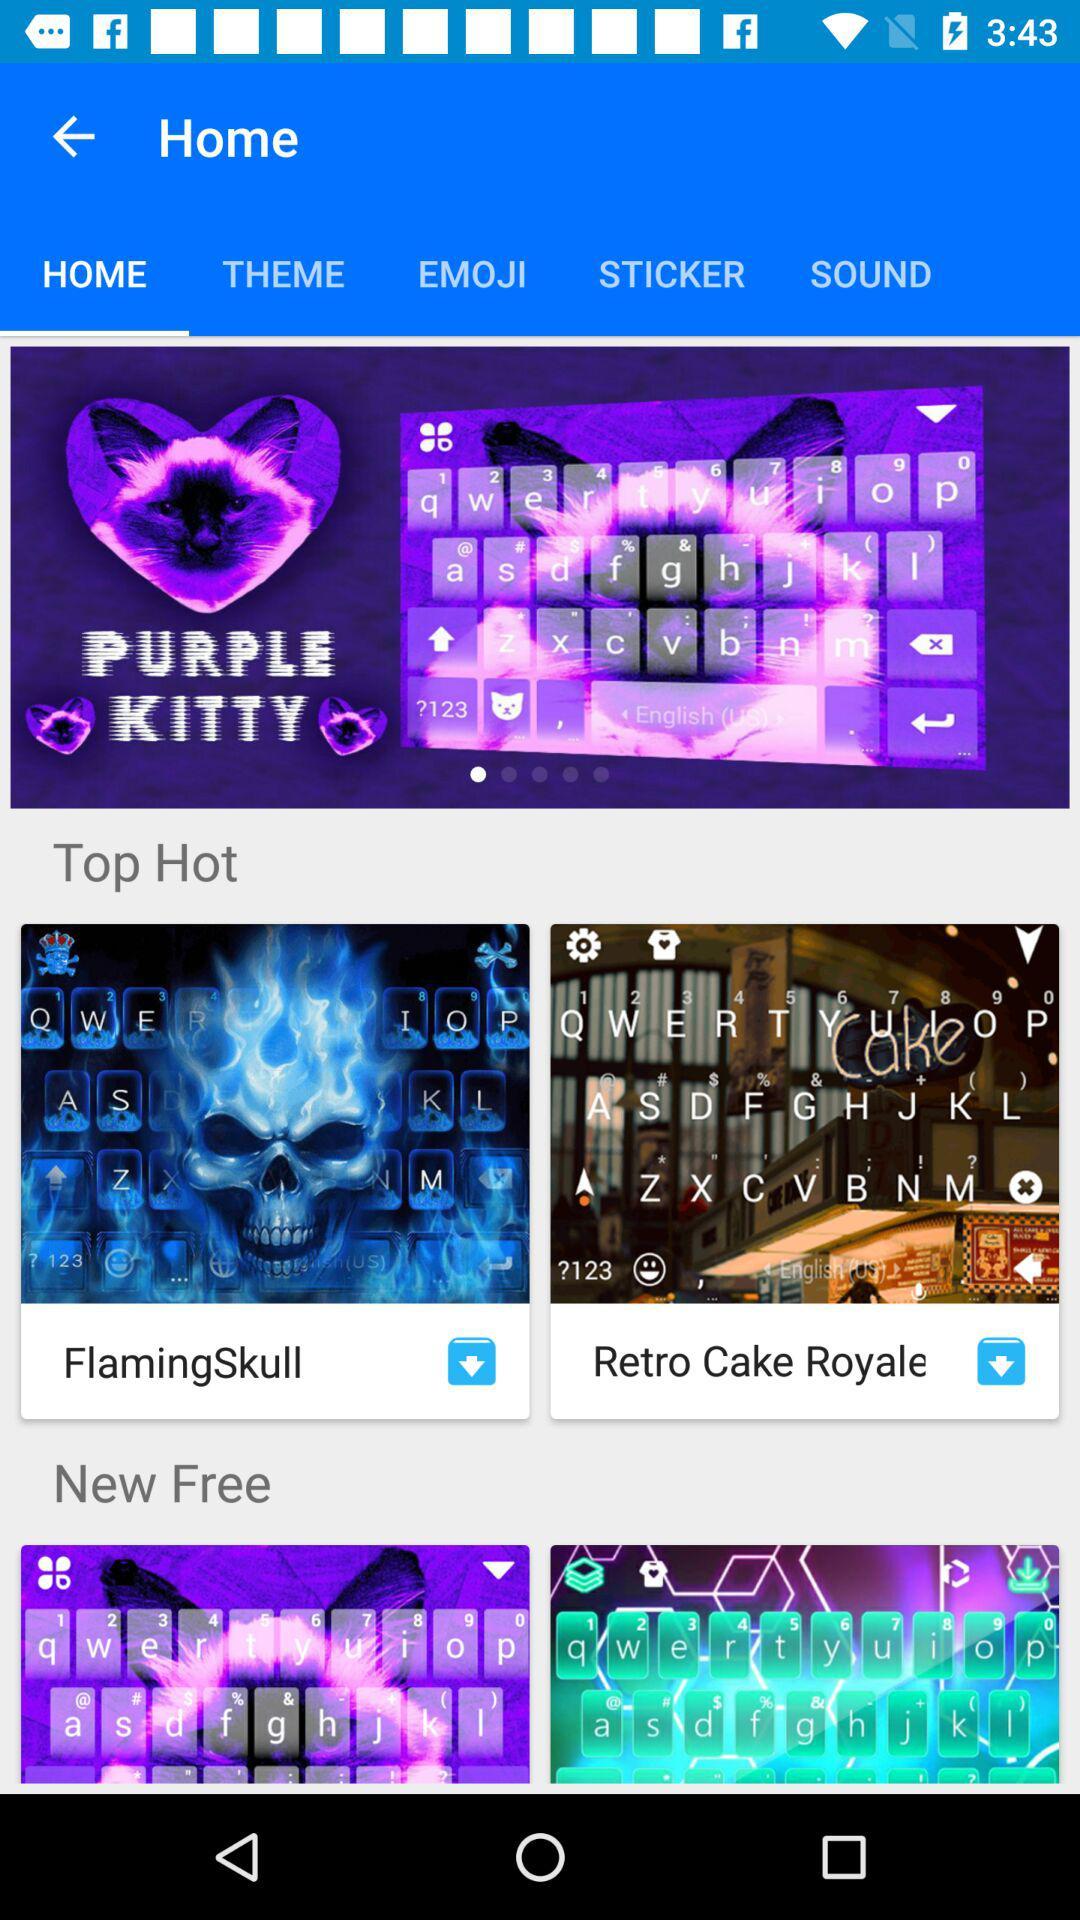 This screenshot has height=1920, width=1080. Describe the element at coordinates (72, 135) in the screenshot. I see `go back` at that location.